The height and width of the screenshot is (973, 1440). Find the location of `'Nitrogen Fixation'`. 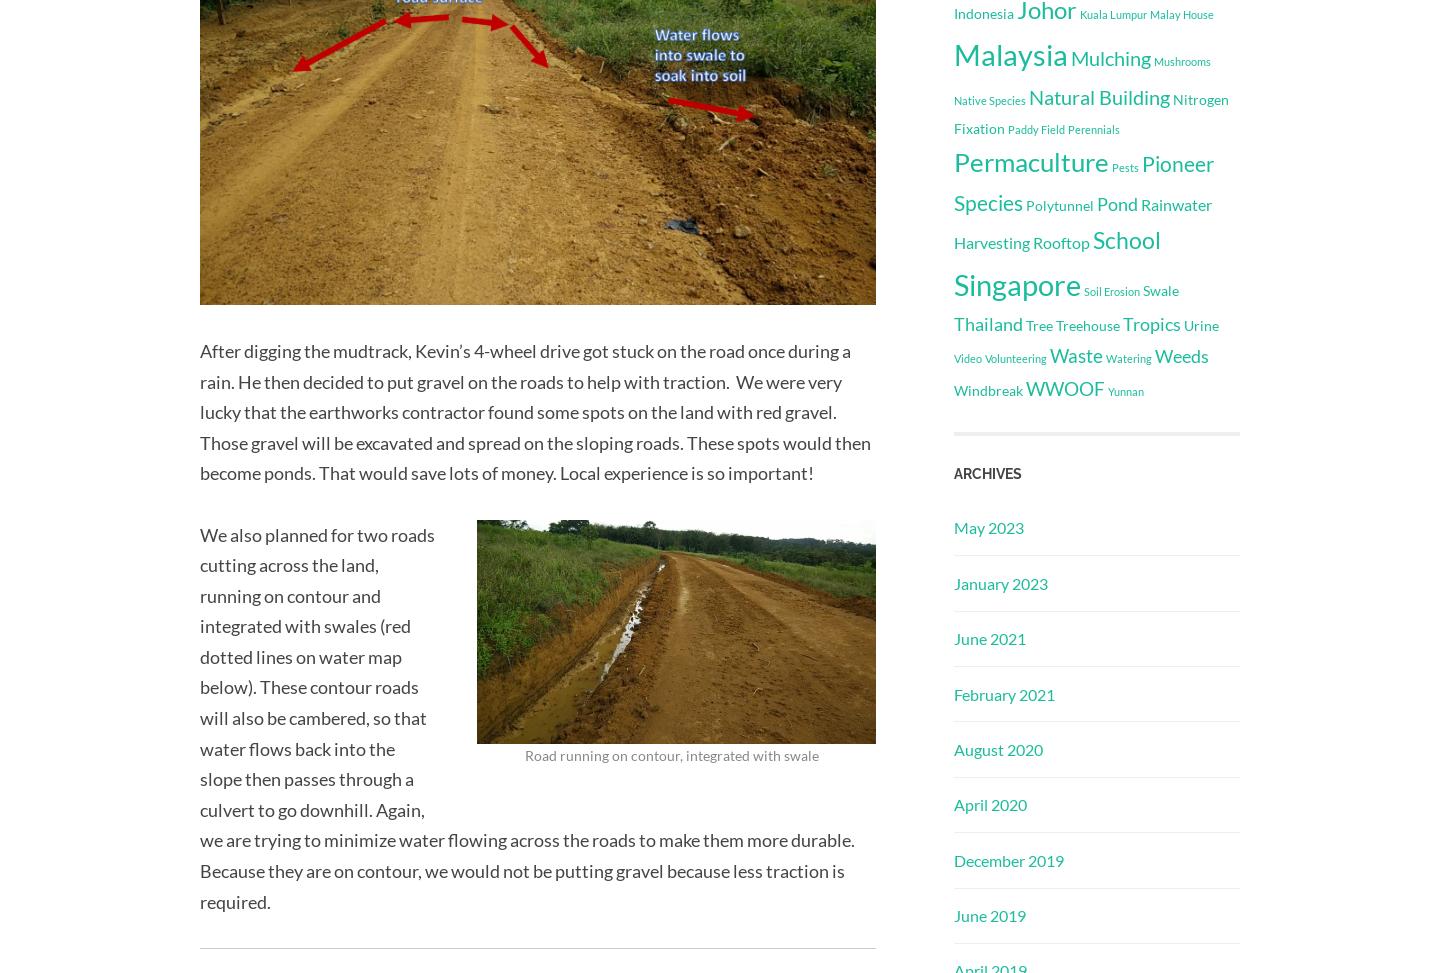

'Nitrogen Fixation' is located at coordinates (1090, 112).